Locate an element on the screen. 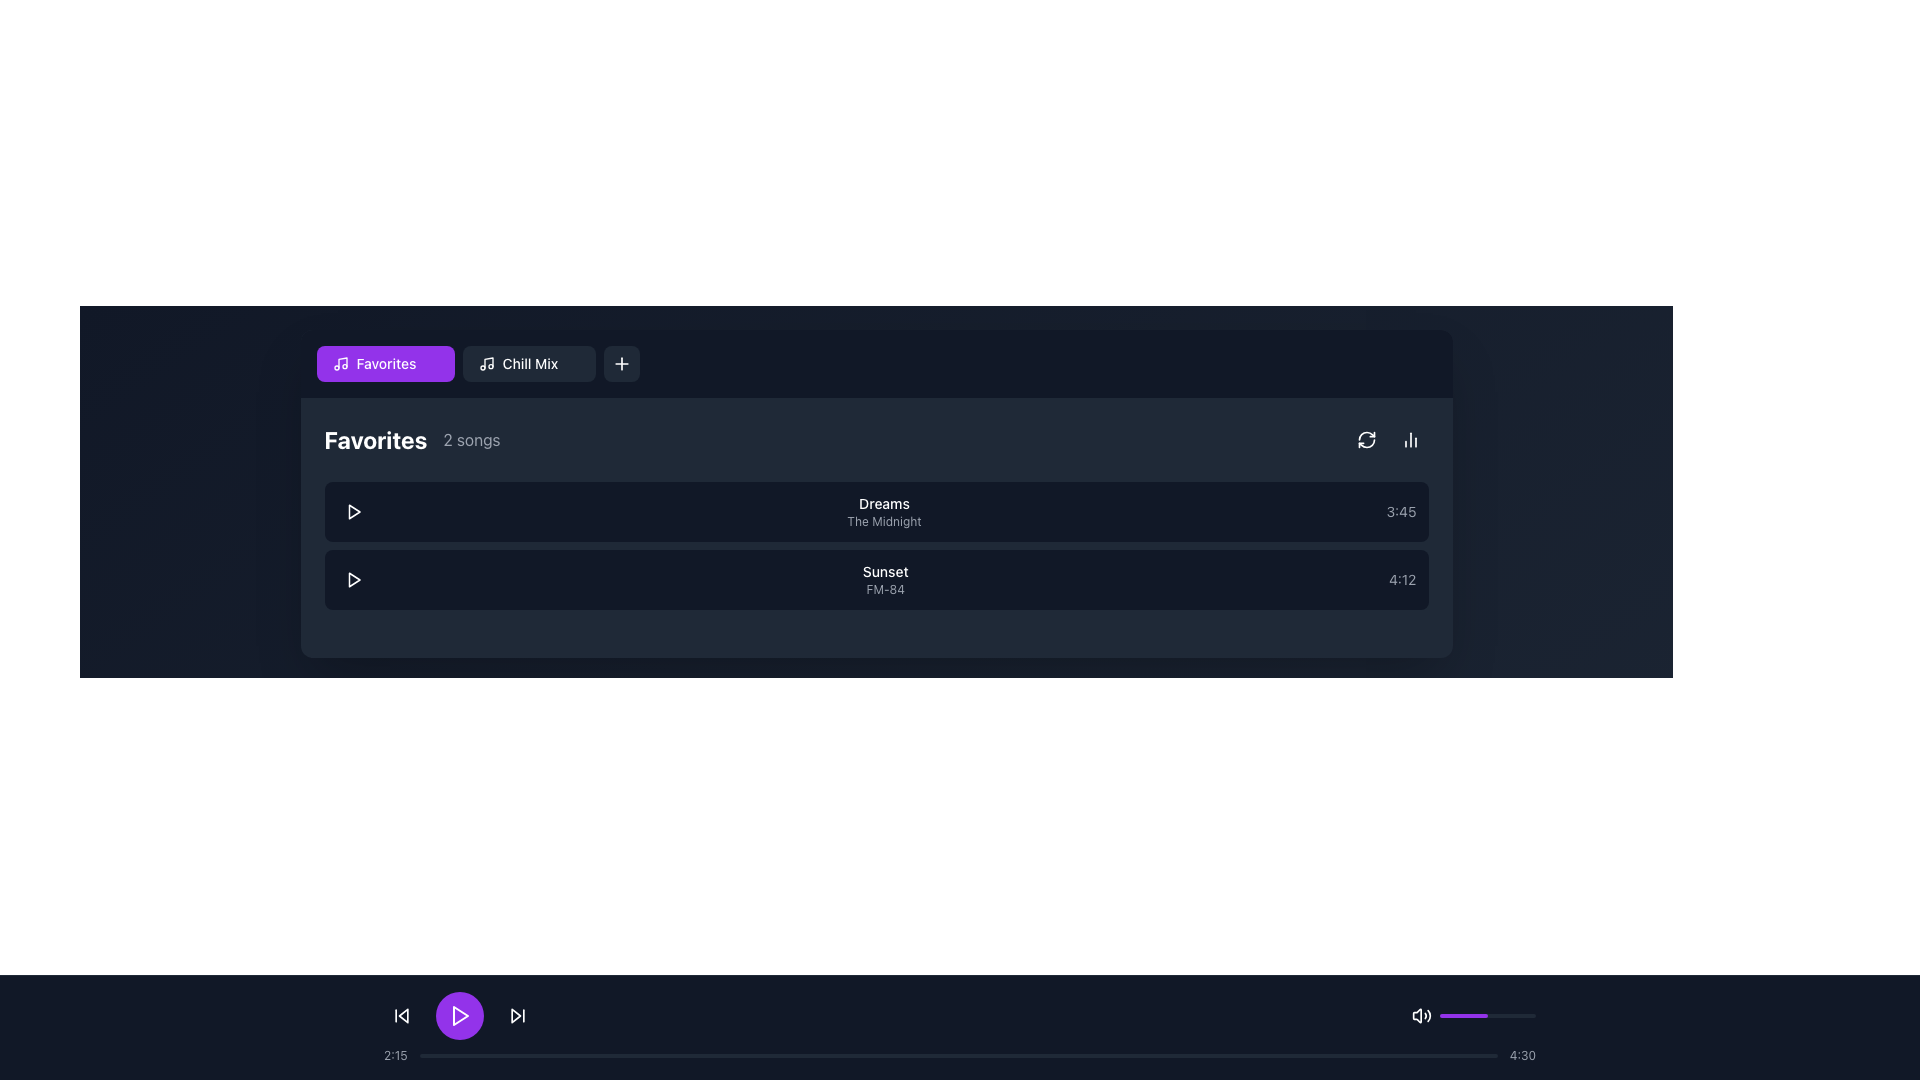  the play button icon located in the second row of the song list is located at coordinates (354, 511).